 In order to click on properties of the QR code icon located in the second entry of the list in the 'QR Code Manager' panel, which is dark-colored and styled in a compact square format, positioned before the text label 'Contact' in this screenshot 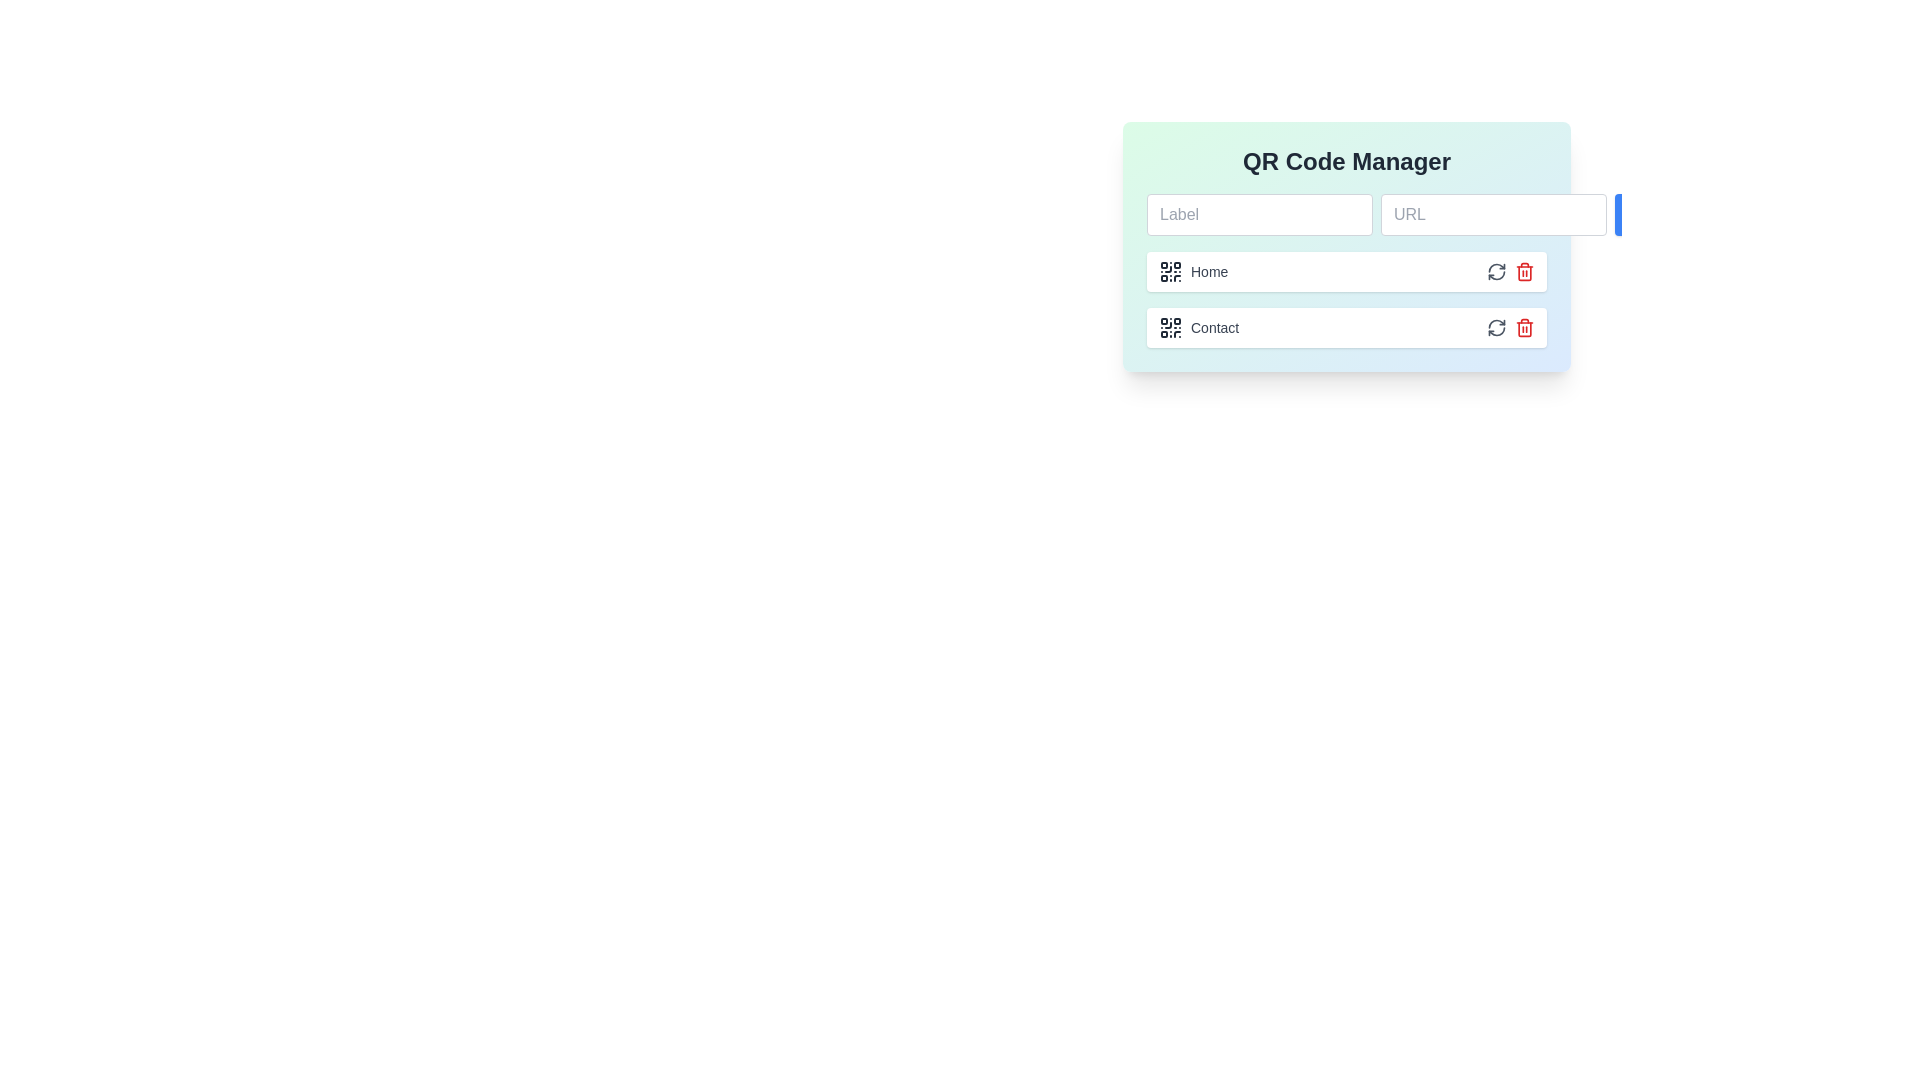, I will do `click(1171, 326)`.